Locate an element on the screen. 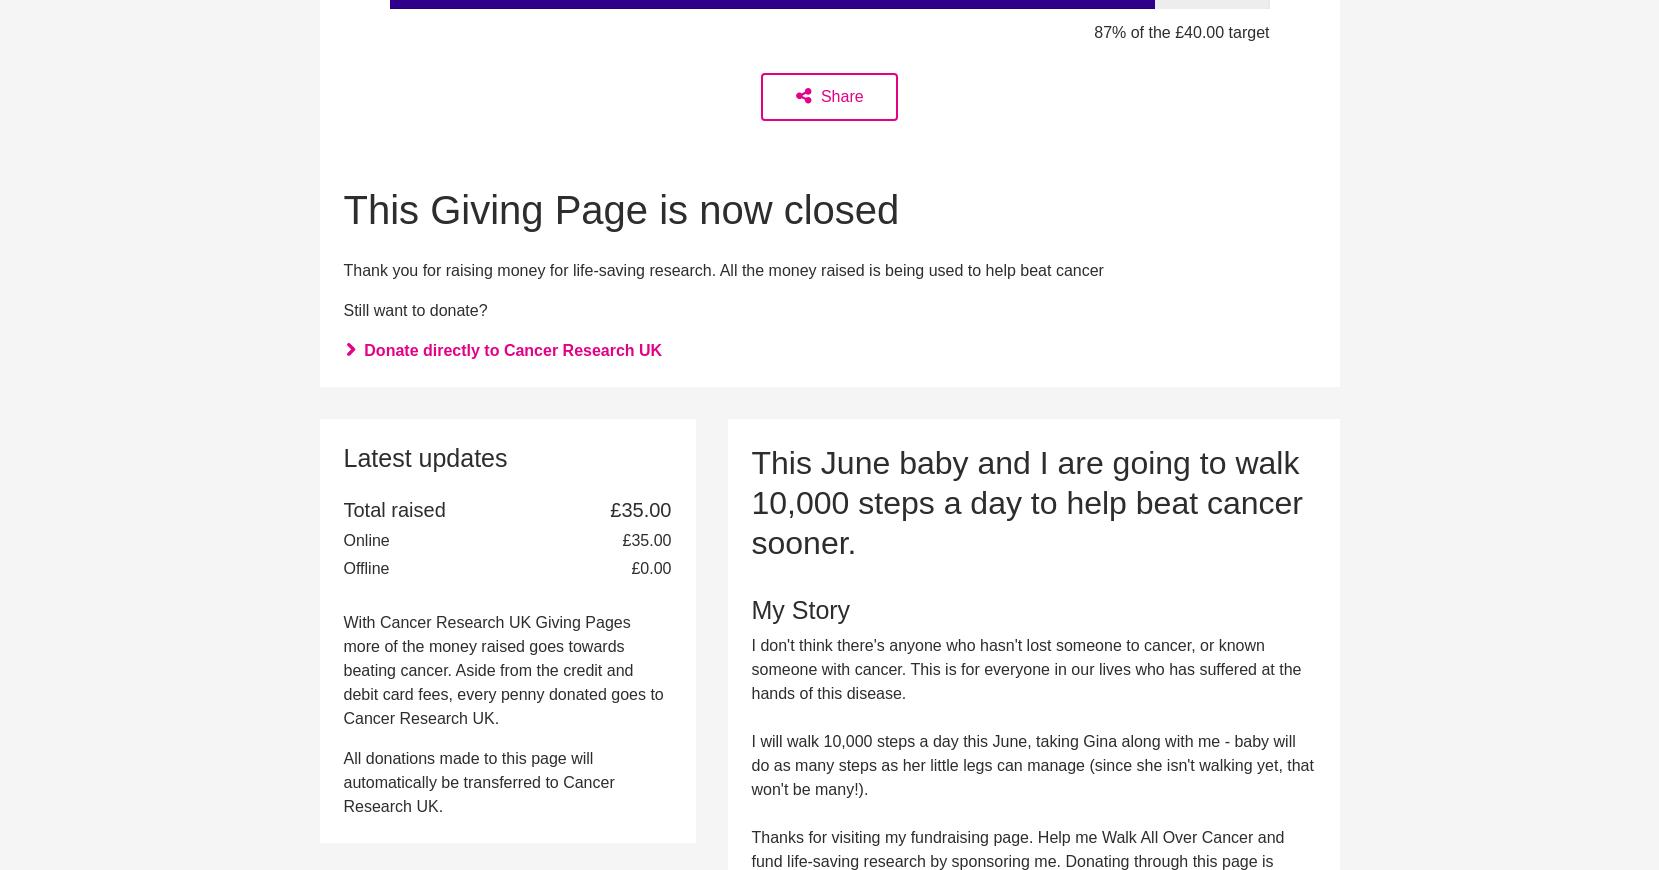 Image resolution: width=1659 pixels, height=870 pixels. 'Still want to donate?' is located at coordinates (342, 309).